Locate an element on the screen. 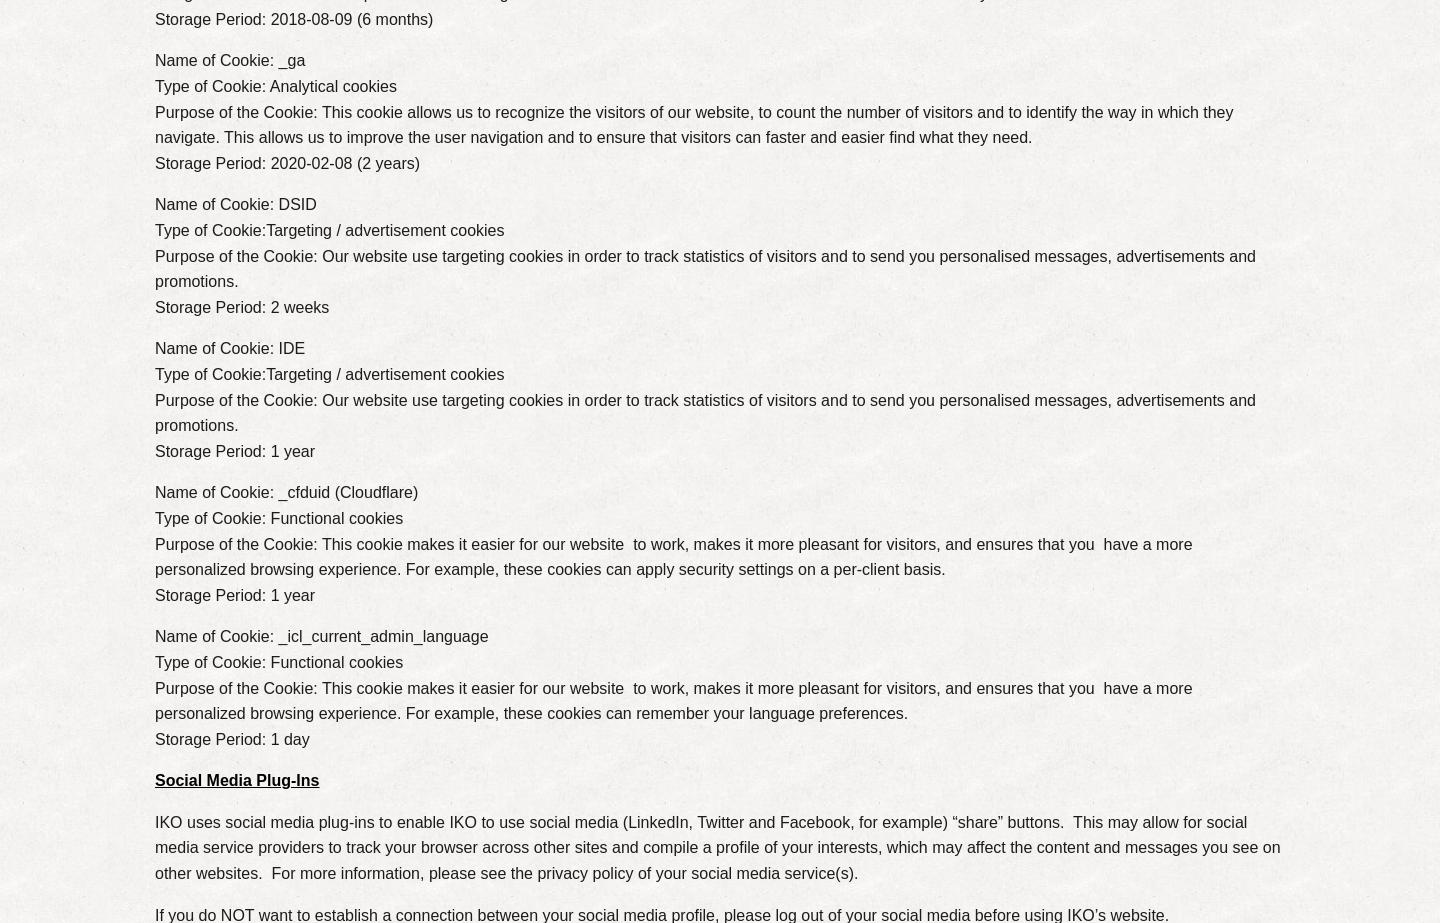 The height and width of the screenshot is (923, 1440). 'IKO uses social media plug-ins to enable IKO to use social media (LinkedIn, Twitter and Facebook, for example) “share” buttons.  This may allow for social media service providers to track your browser across other sites and compile a profile of your interests, which may affect the content and messages you see on other websites.  For more information, please see the privacy policy of your social media service(s).' is located at coordinates (717, 846).